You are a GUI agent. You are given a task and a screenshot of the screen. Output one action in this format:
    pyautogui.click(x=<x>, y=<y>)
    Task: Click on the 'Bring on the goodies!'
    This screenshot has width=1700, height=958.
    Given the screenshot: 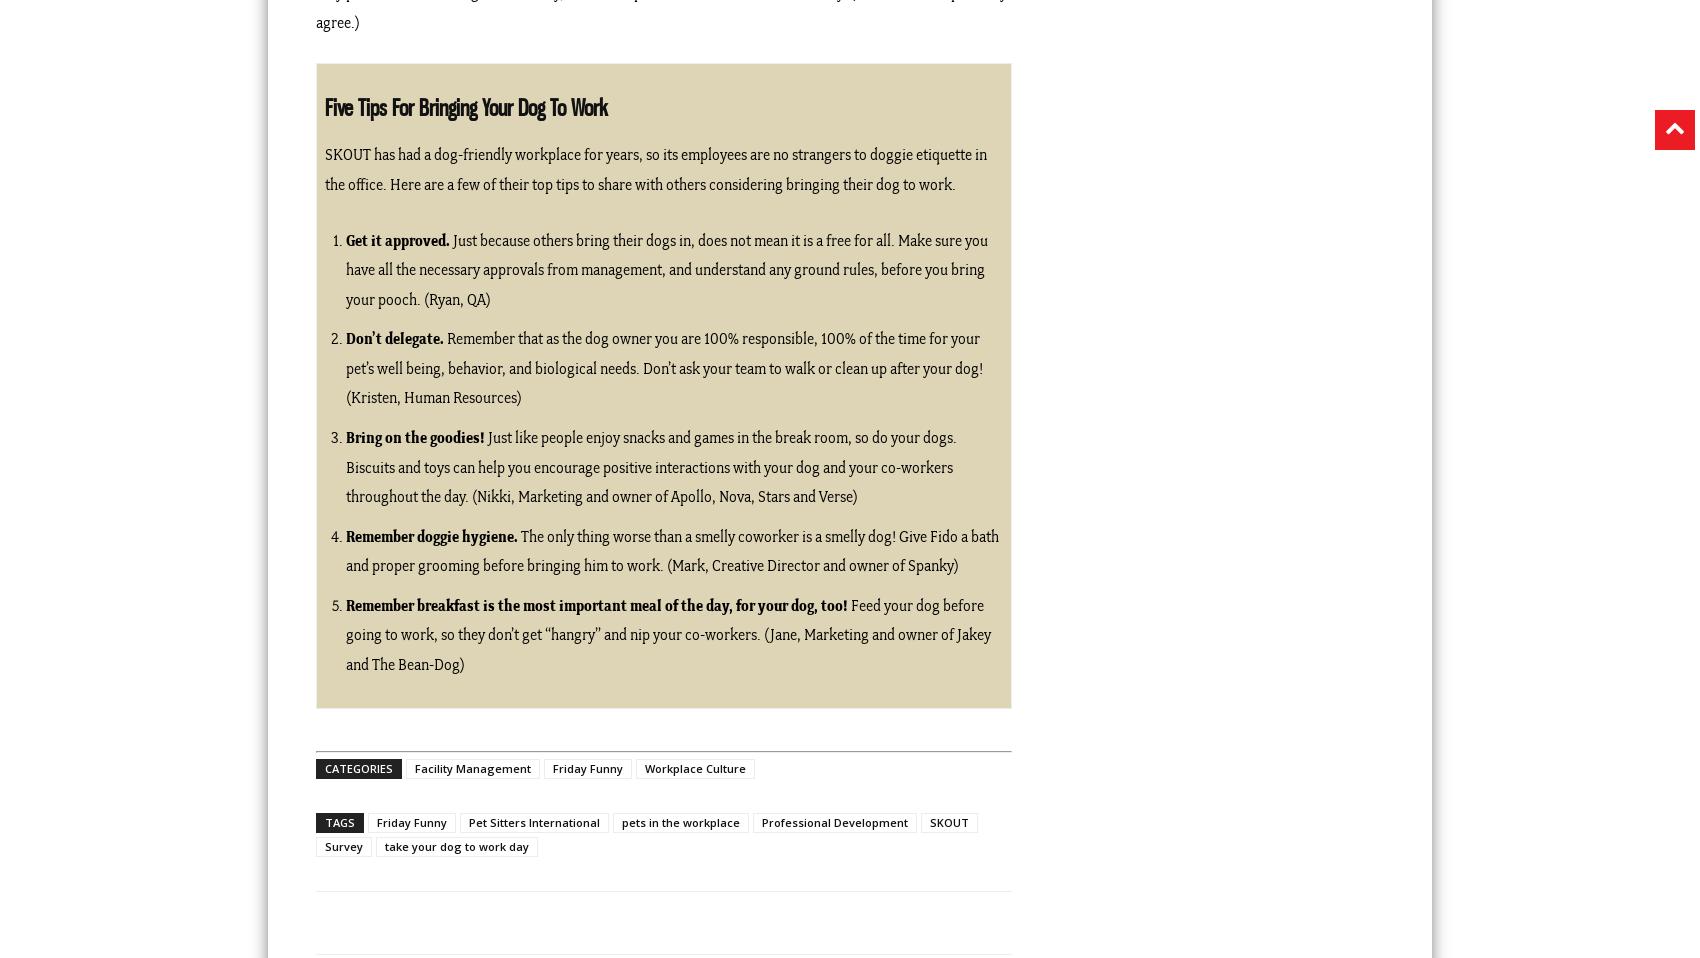 What is the action you would take?
    pyautogui.click(x=414, y=437)
    